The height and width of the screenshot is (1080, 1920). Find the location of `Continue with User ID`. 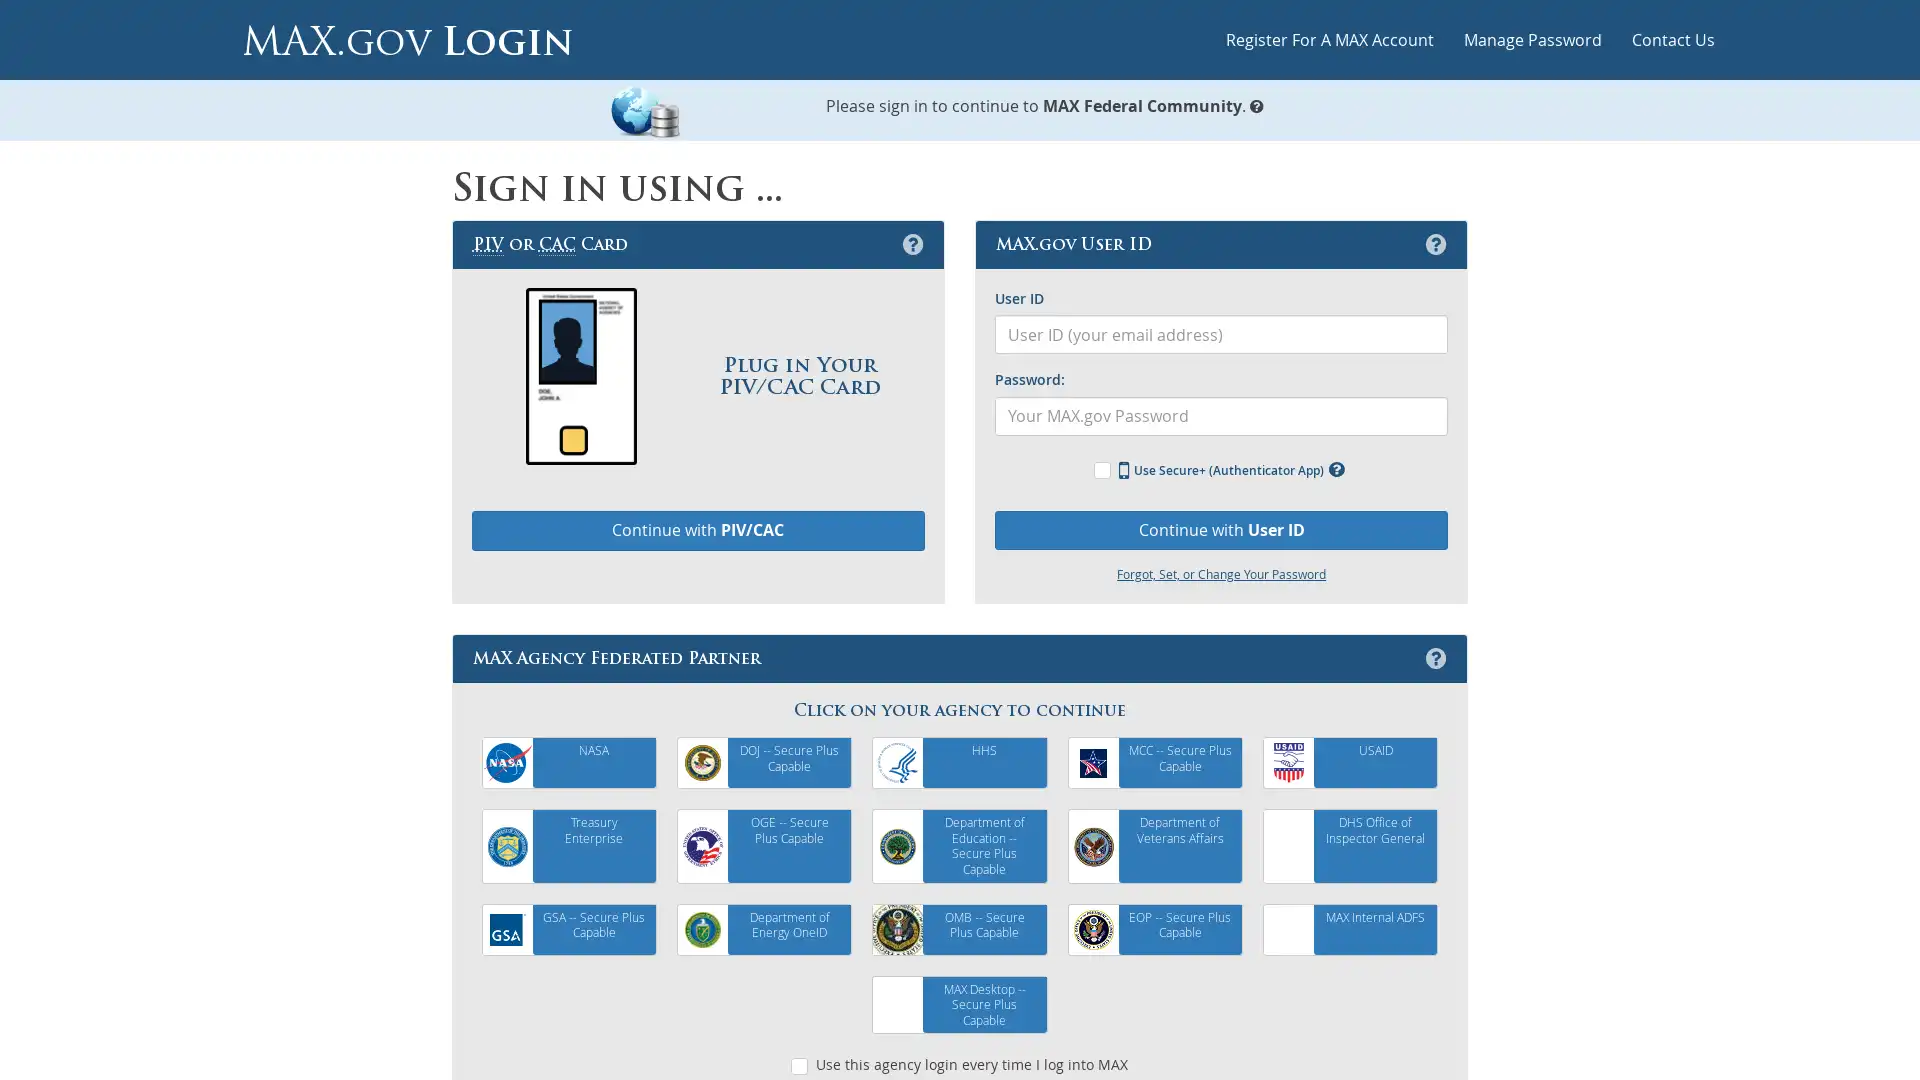

Continue with User ID is located at coordinates (1219, 528).